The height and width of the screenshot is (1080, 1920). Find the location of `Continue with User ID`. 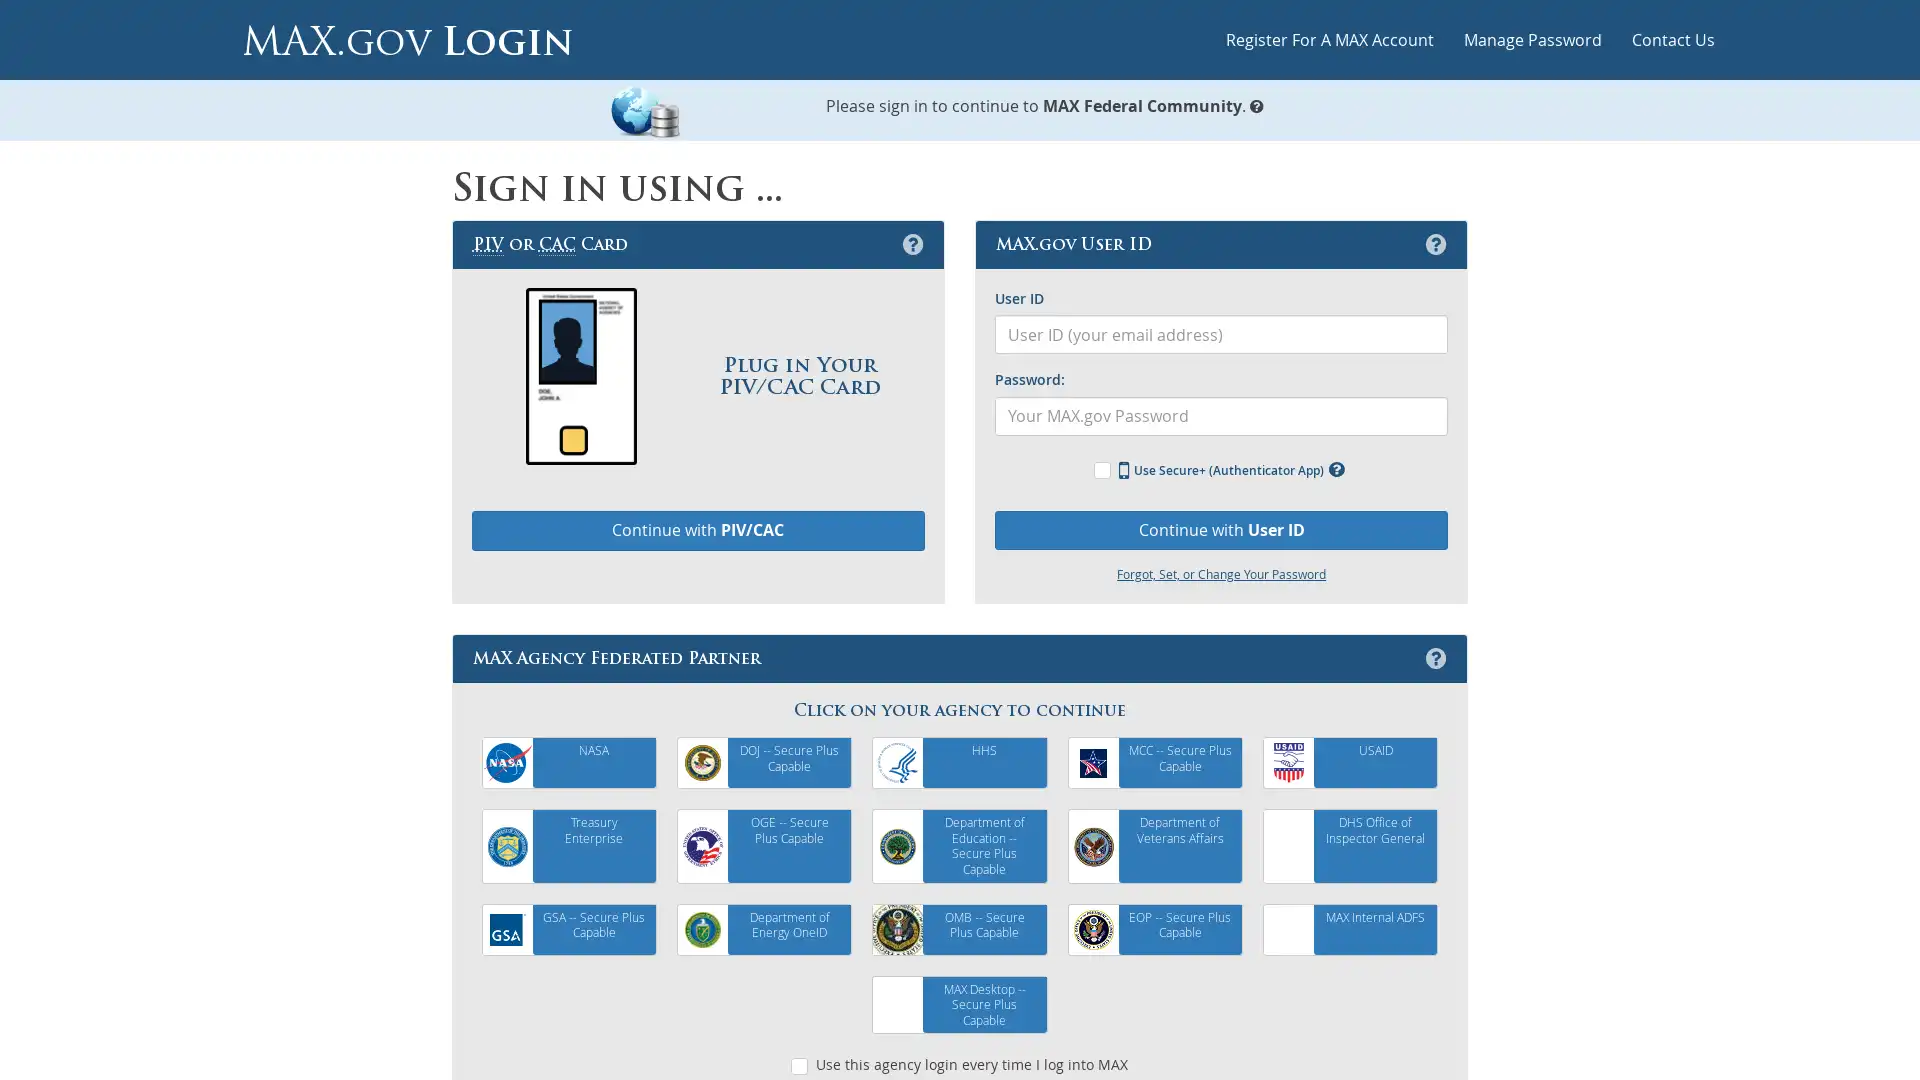

Continue with User ID is located at coordinates (1219, 528).